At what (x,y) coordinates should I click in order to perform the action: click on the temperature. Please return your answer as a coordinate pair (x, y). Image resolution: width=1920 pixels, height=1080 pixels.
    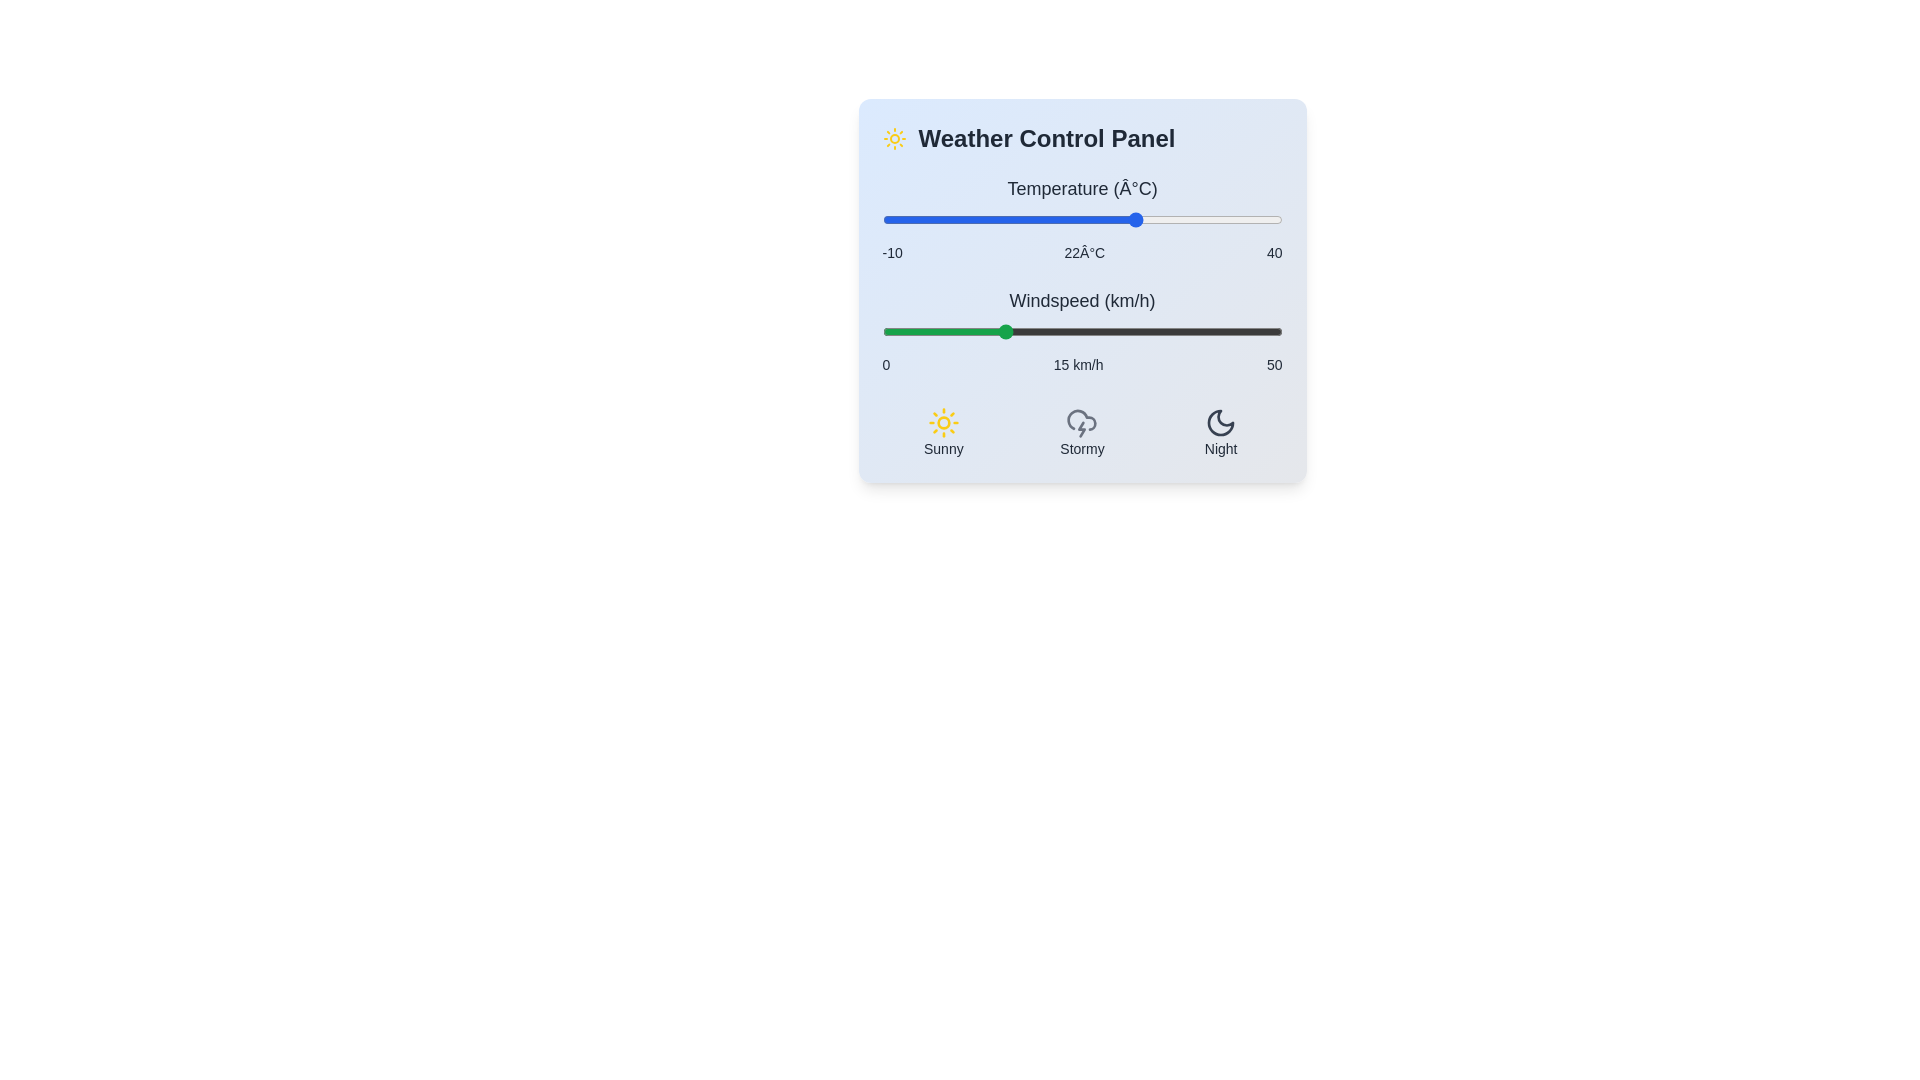
    Looking at the image, I should click on (962, 219).